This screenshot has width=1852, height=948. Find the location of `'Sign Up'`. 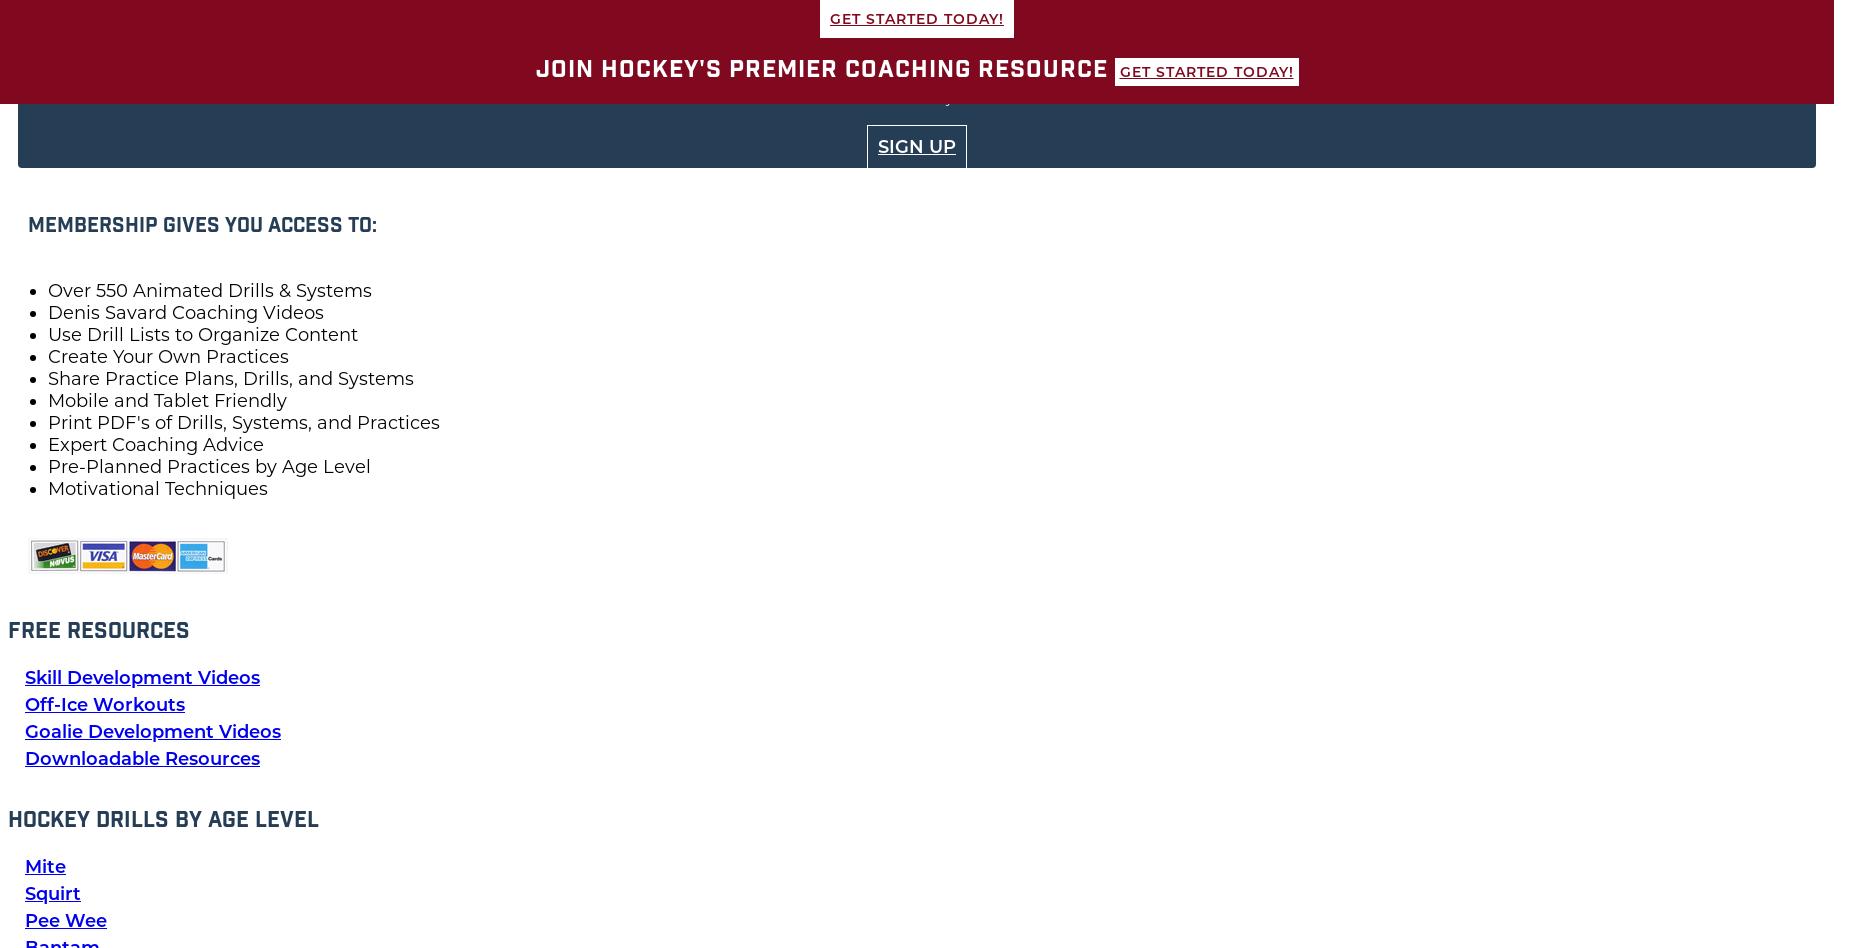

'Sign Up' is located at coordinates (916, 146).